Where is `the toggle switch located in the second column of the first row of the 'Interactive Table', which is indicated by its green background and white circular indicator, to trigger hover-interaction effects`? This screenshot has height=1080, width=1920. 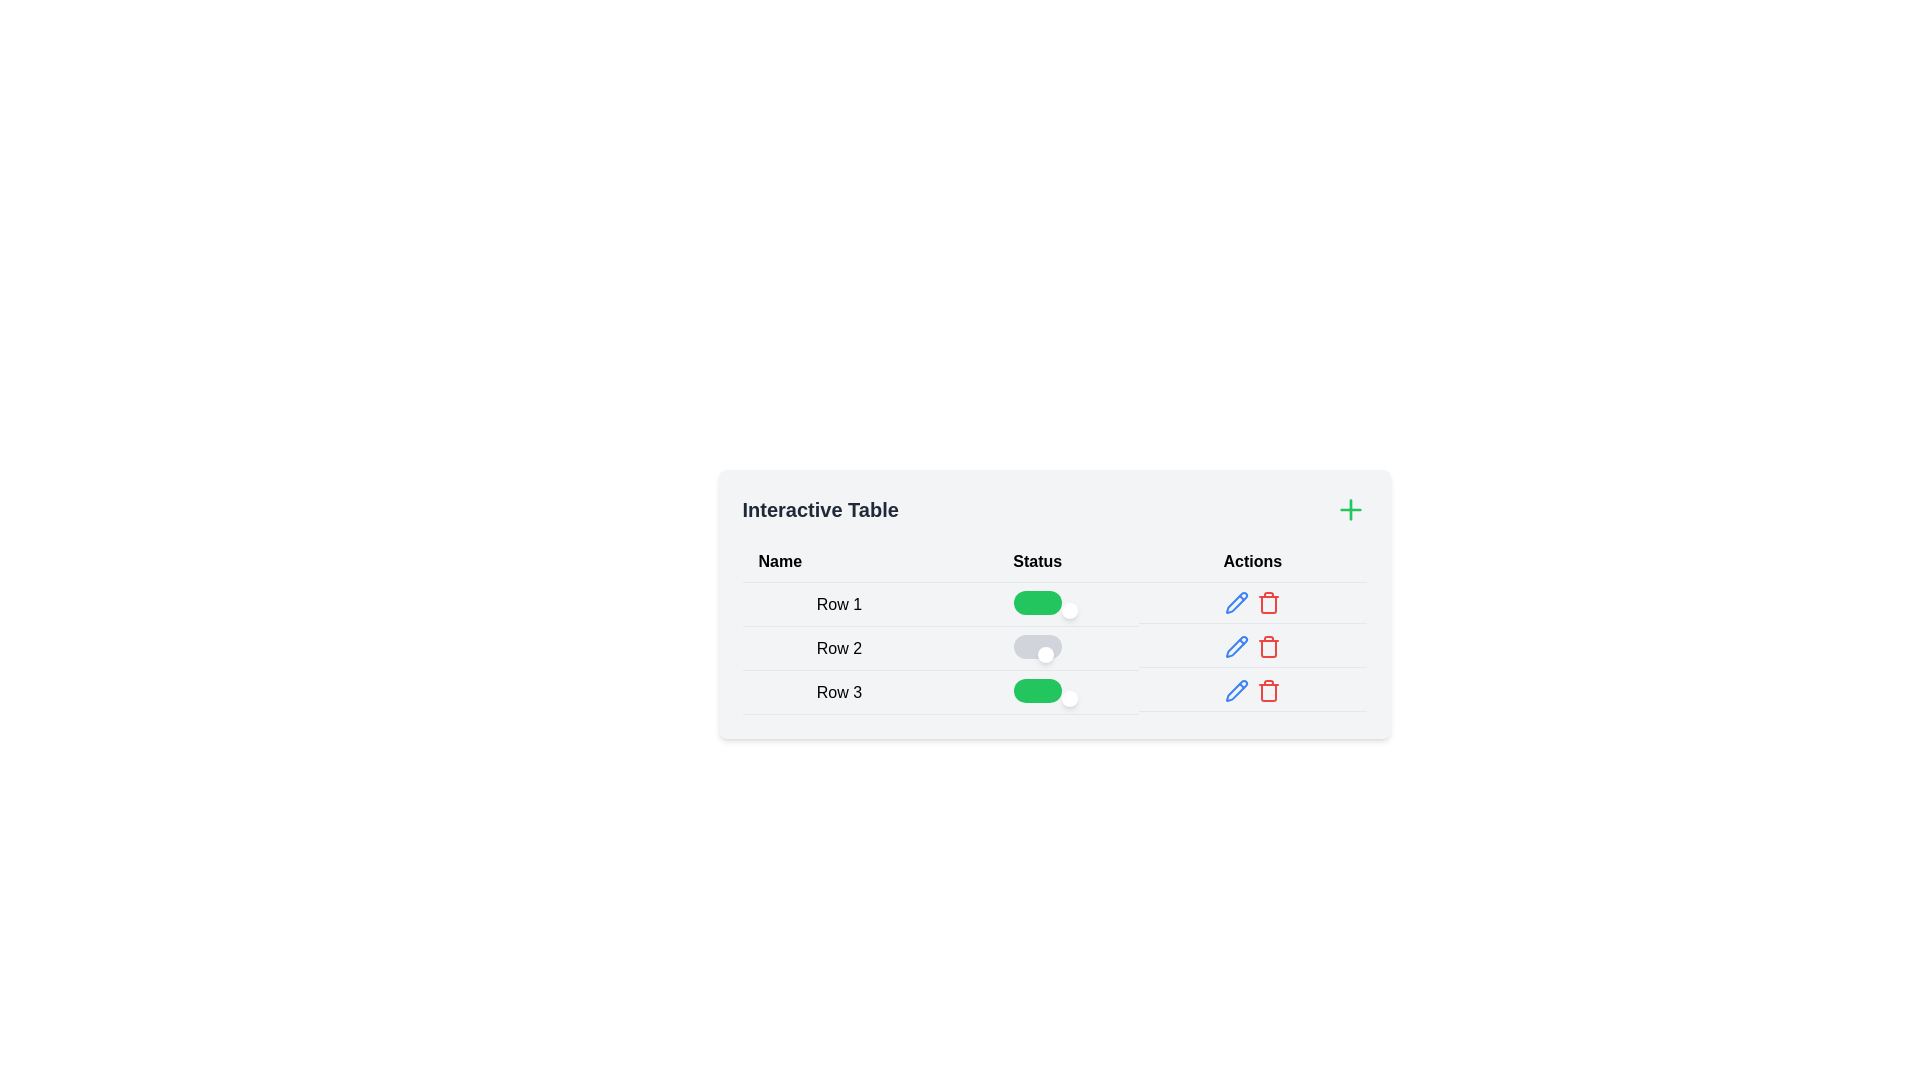
the toggle switch located in the second column of the first row of the 'Interactive Table', which is indicated by its green background and white circular indicator, to trigger hover-interaction effects is located at coordinates (1037, 603).